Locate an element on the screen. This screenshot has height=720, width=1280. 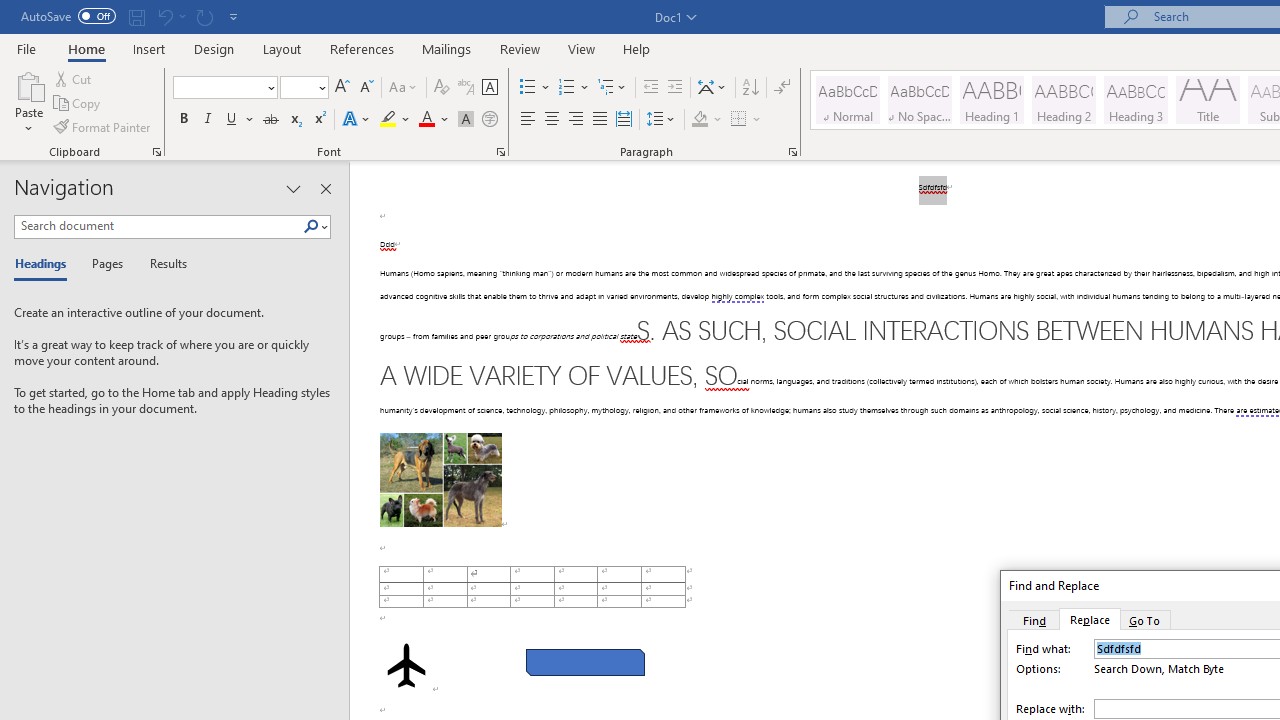
'Center' is located at coordinates (552, 119).